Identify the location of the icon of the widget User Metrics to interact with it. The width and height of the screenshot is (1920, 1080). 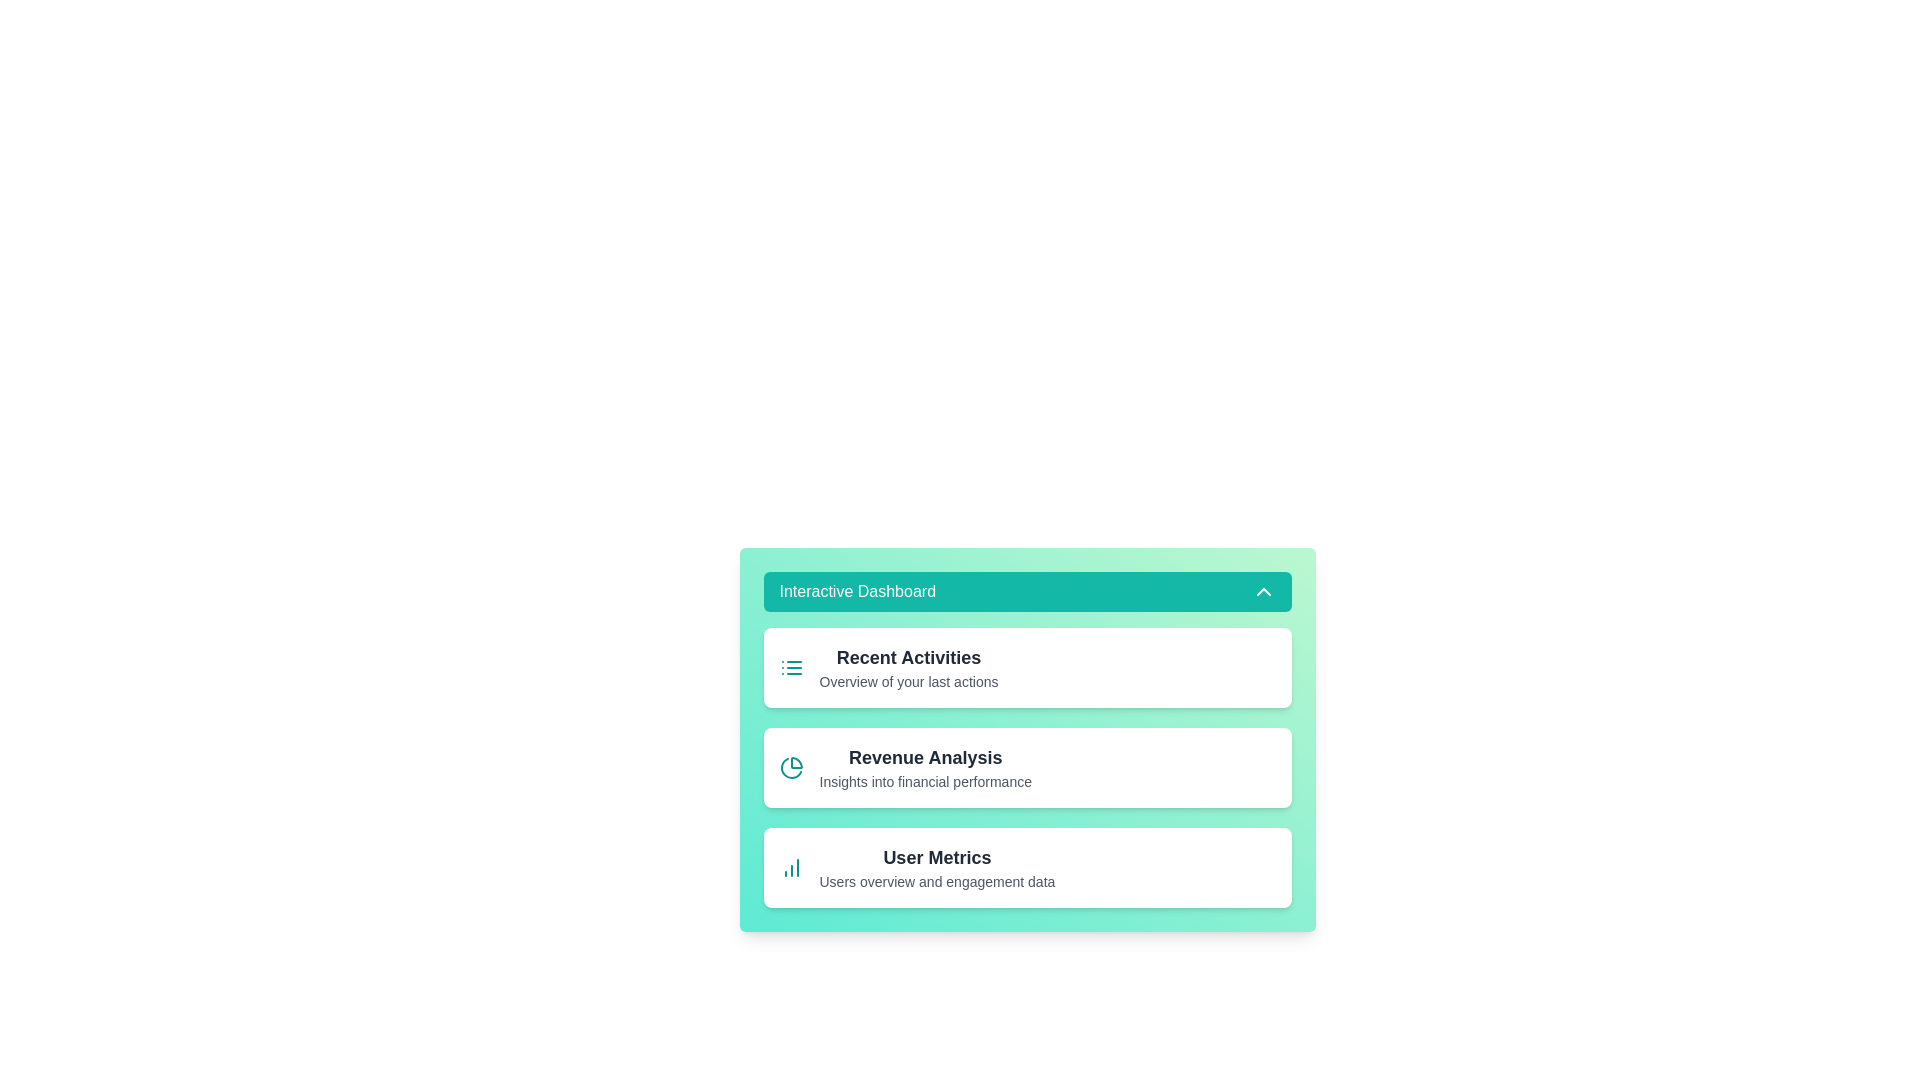
(790, 866).